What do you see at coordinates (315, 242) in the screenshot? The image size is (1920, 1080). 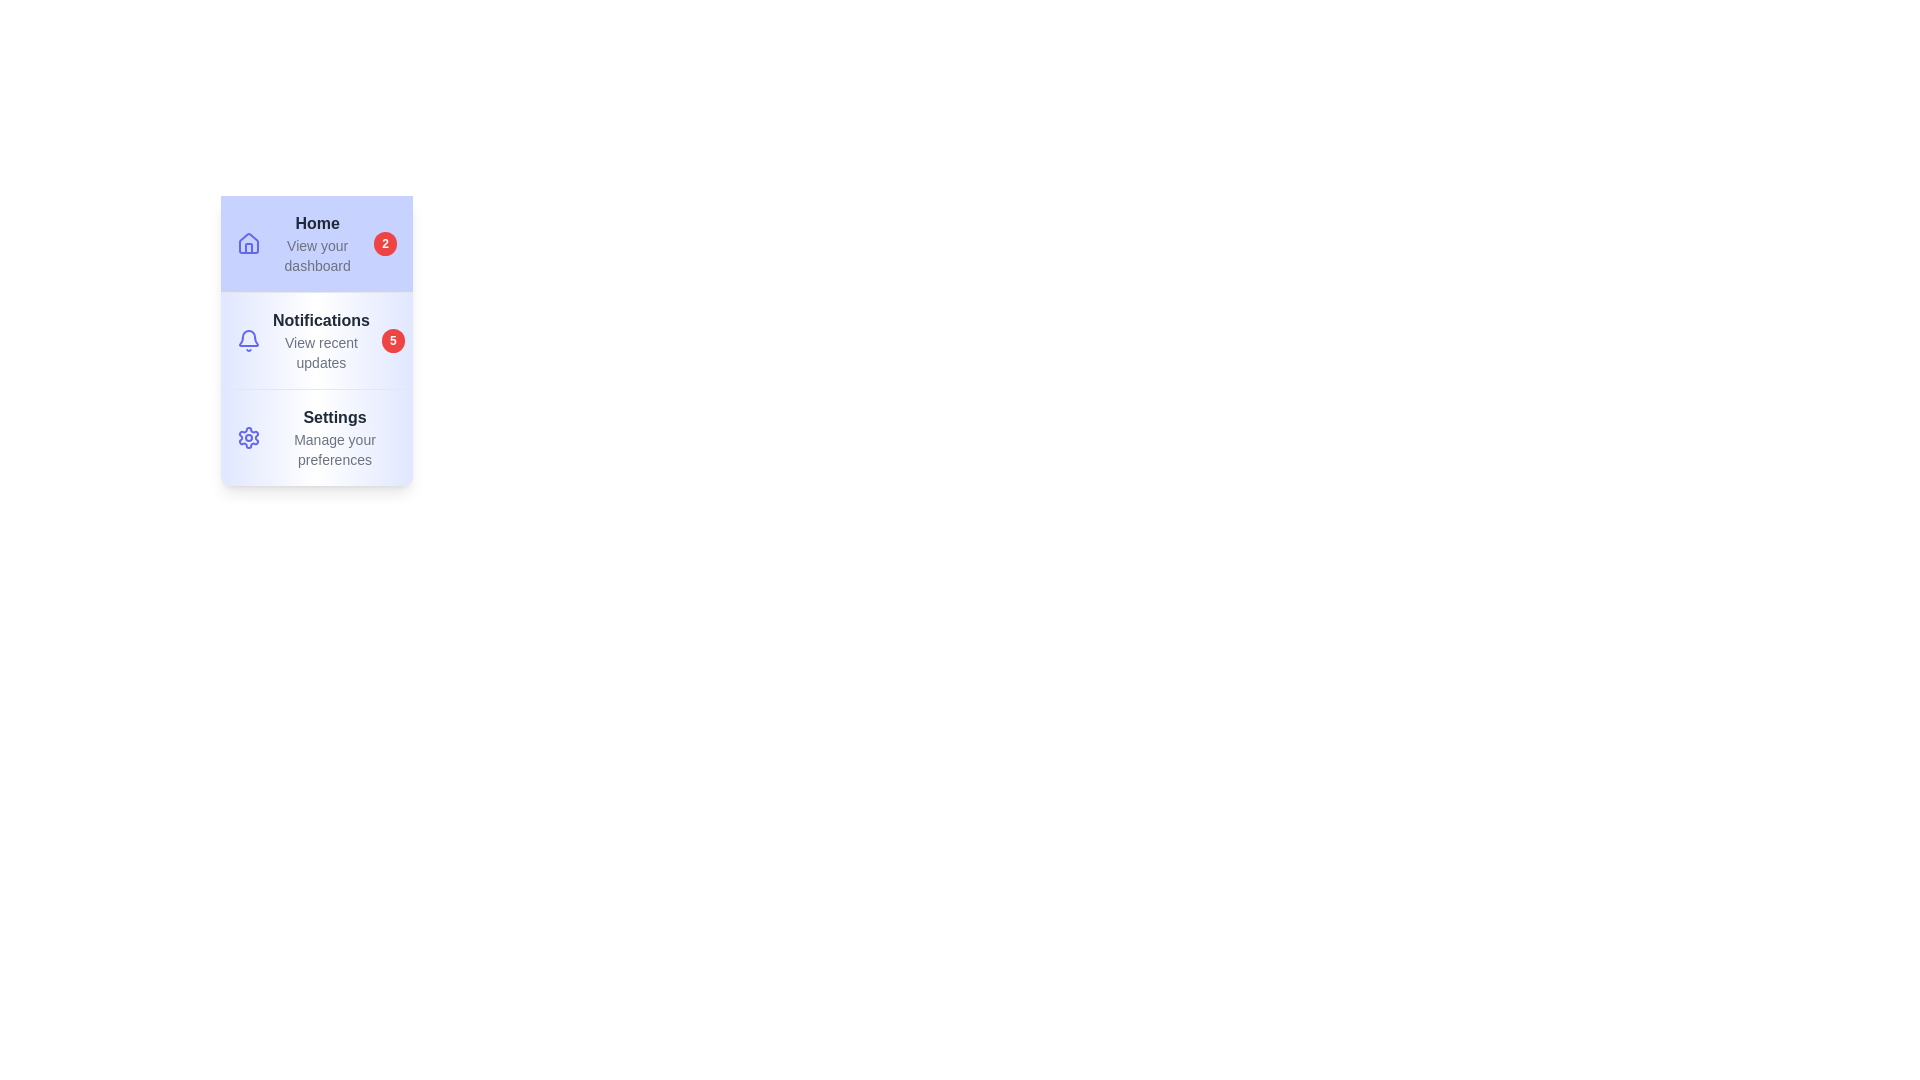 I see `the menu item labeled Home` at bounding box center [315, 242].